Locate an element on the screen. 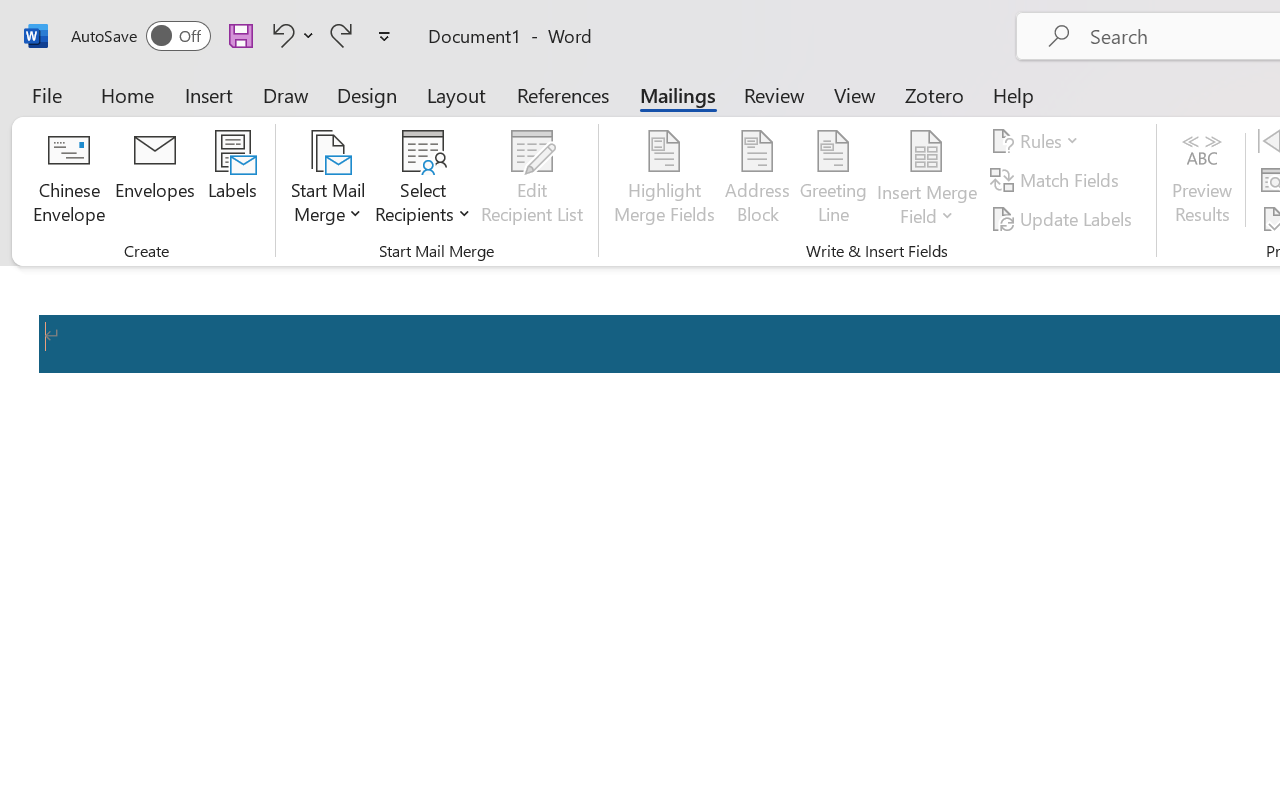 This screenshot has height=800, width=1280. 'Rules' is located at coordinates (1038, 141).